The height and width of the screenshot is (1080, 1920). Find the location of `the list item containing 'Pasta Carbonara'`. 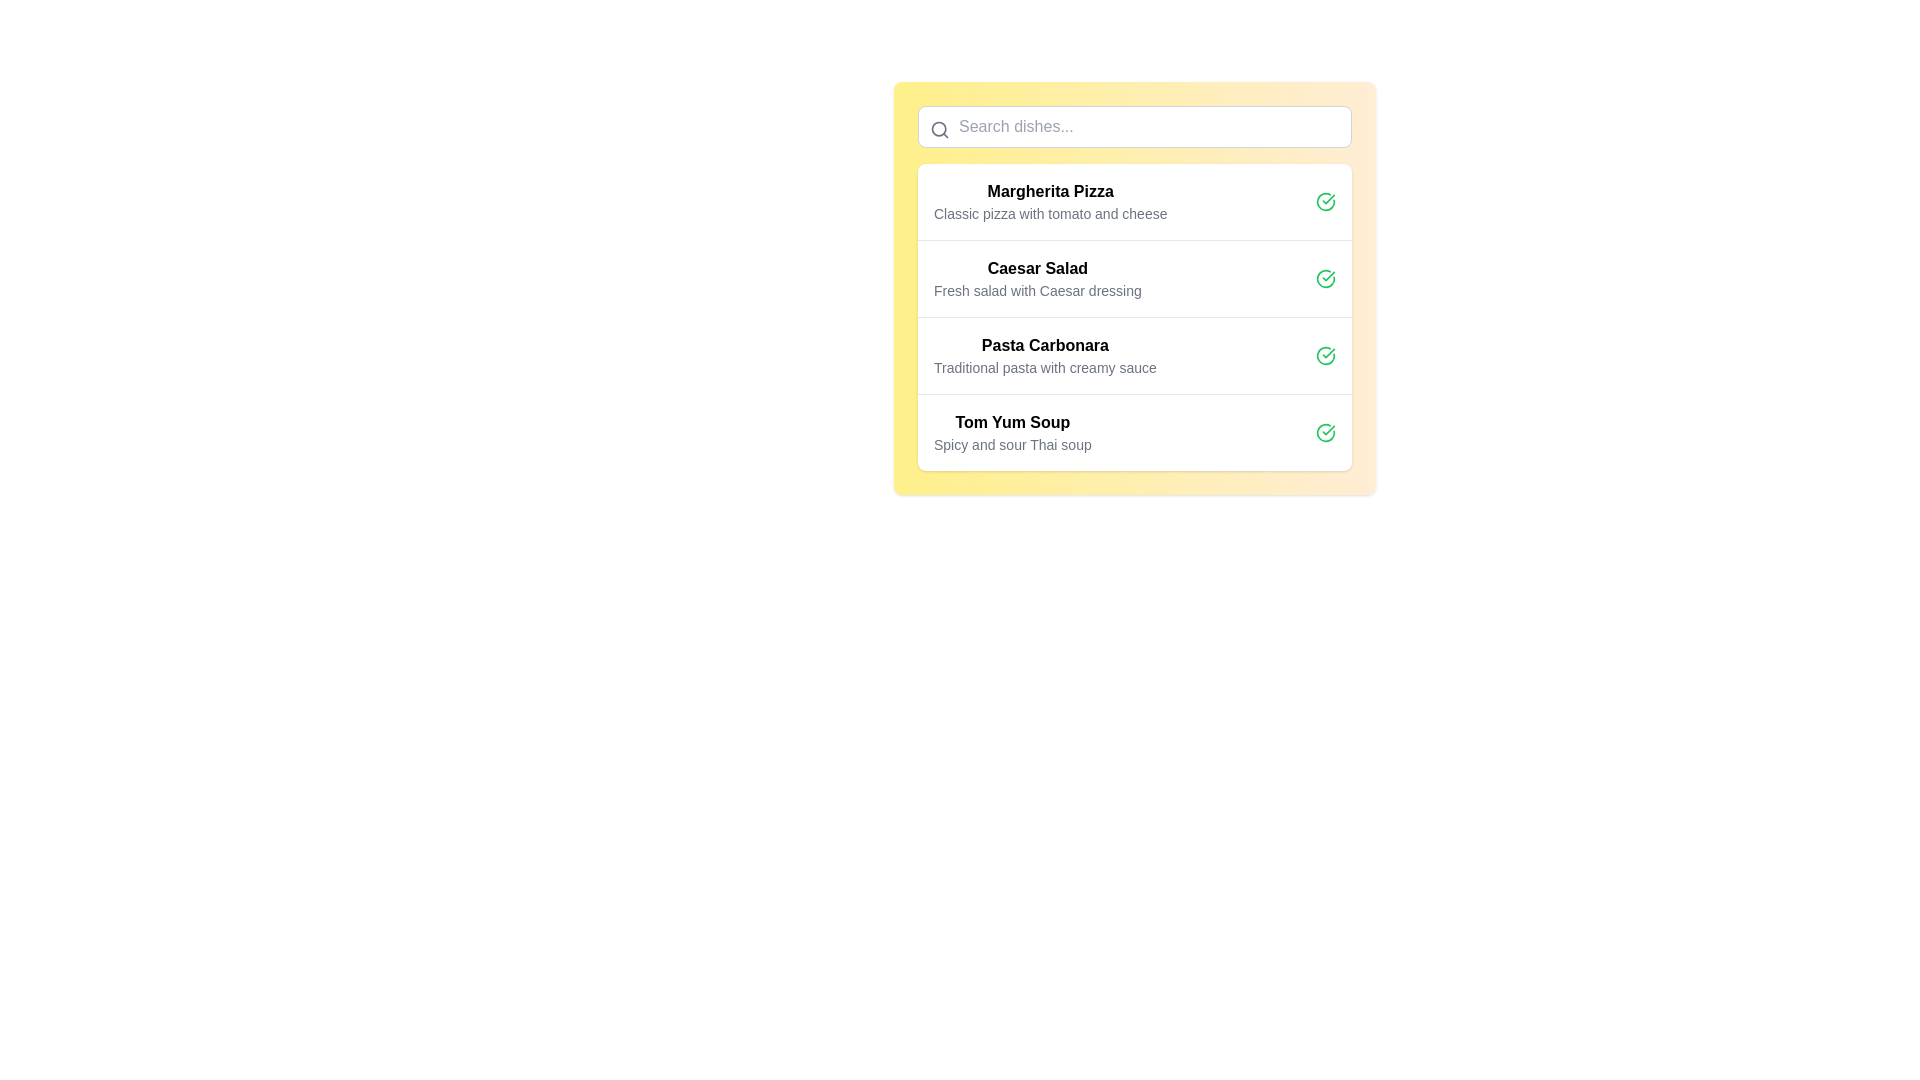

the list item containing 'Pasta Carbonara' is located at coordinates (1134, 354).